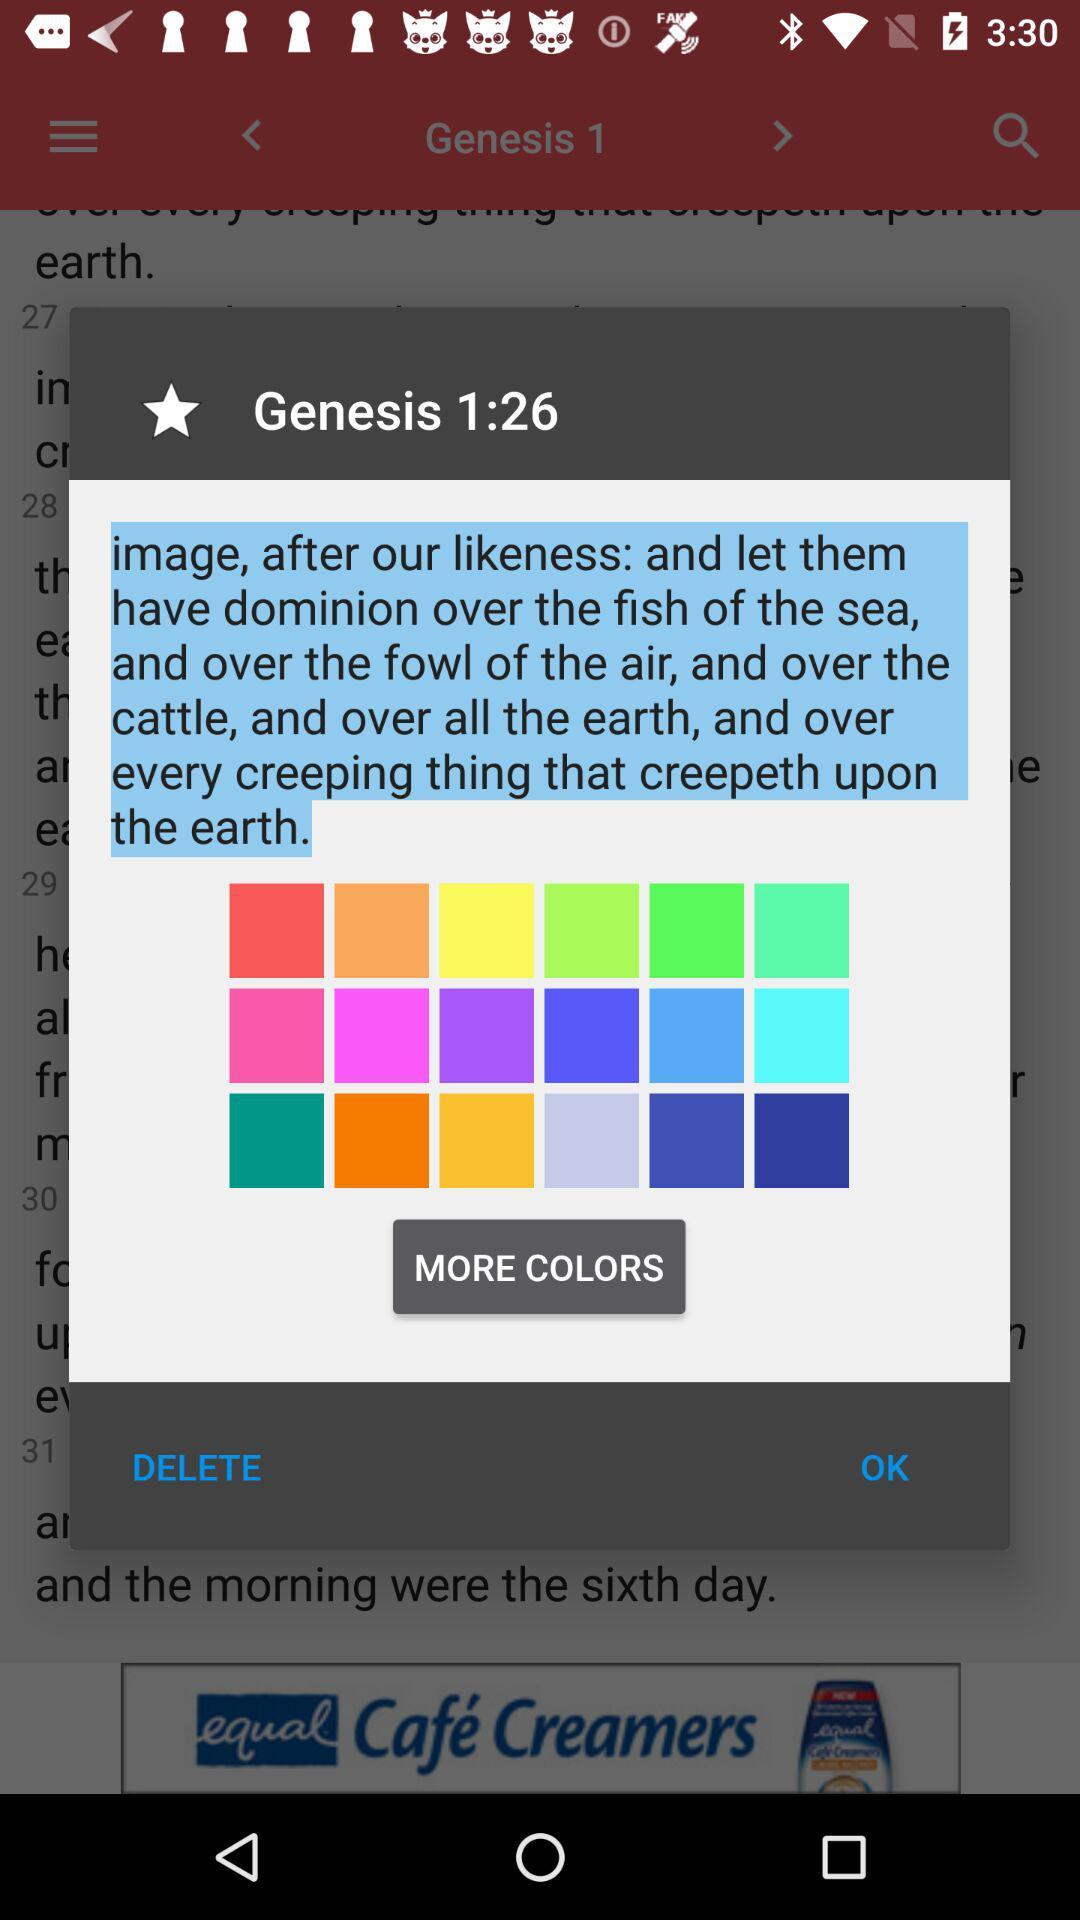 This screenshot has height=1920, width=1080. Describe the element at coordinates (486, 929) in the screenshot. I see `yellow` at that location.